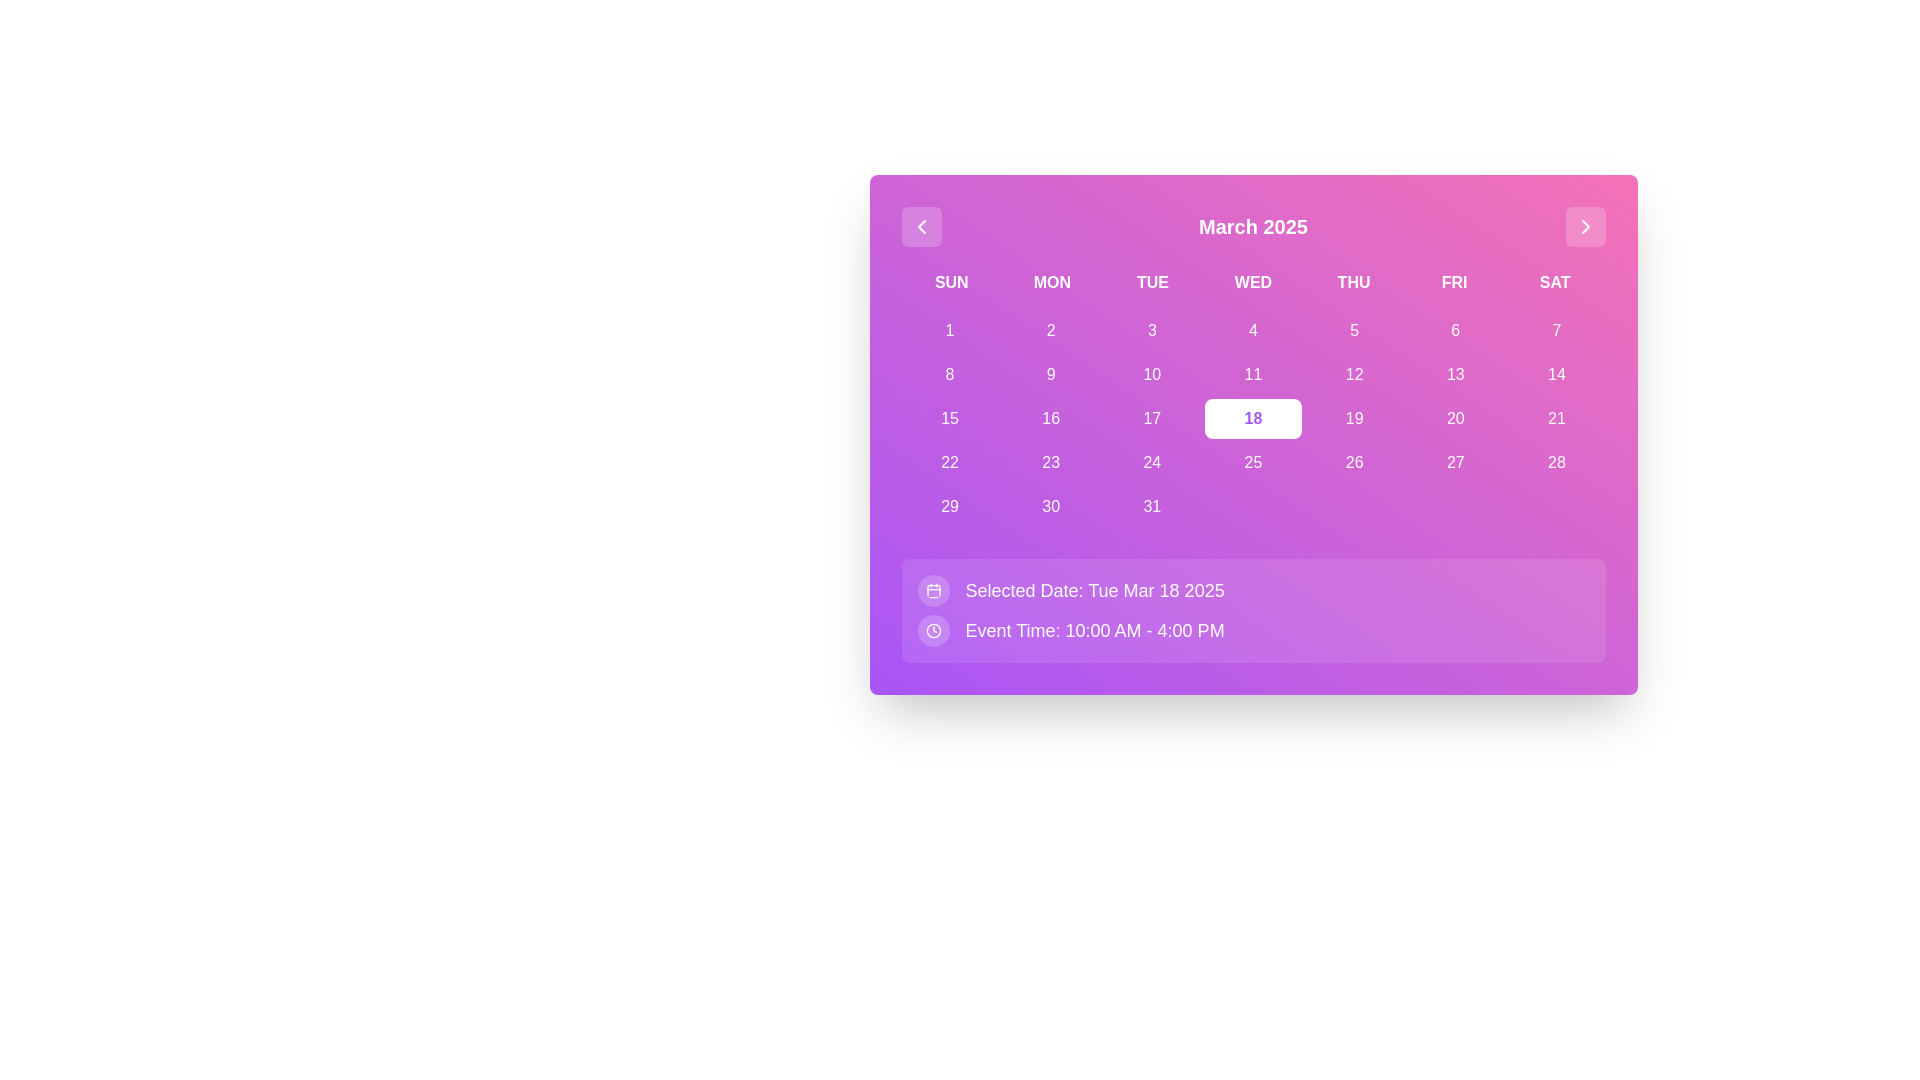  Describe the element at coordinates (1354, 418) in the screenshot. I see `the date selector button for the date '19' in the March 2025 calendar grid to observe interaction effects` at that location.